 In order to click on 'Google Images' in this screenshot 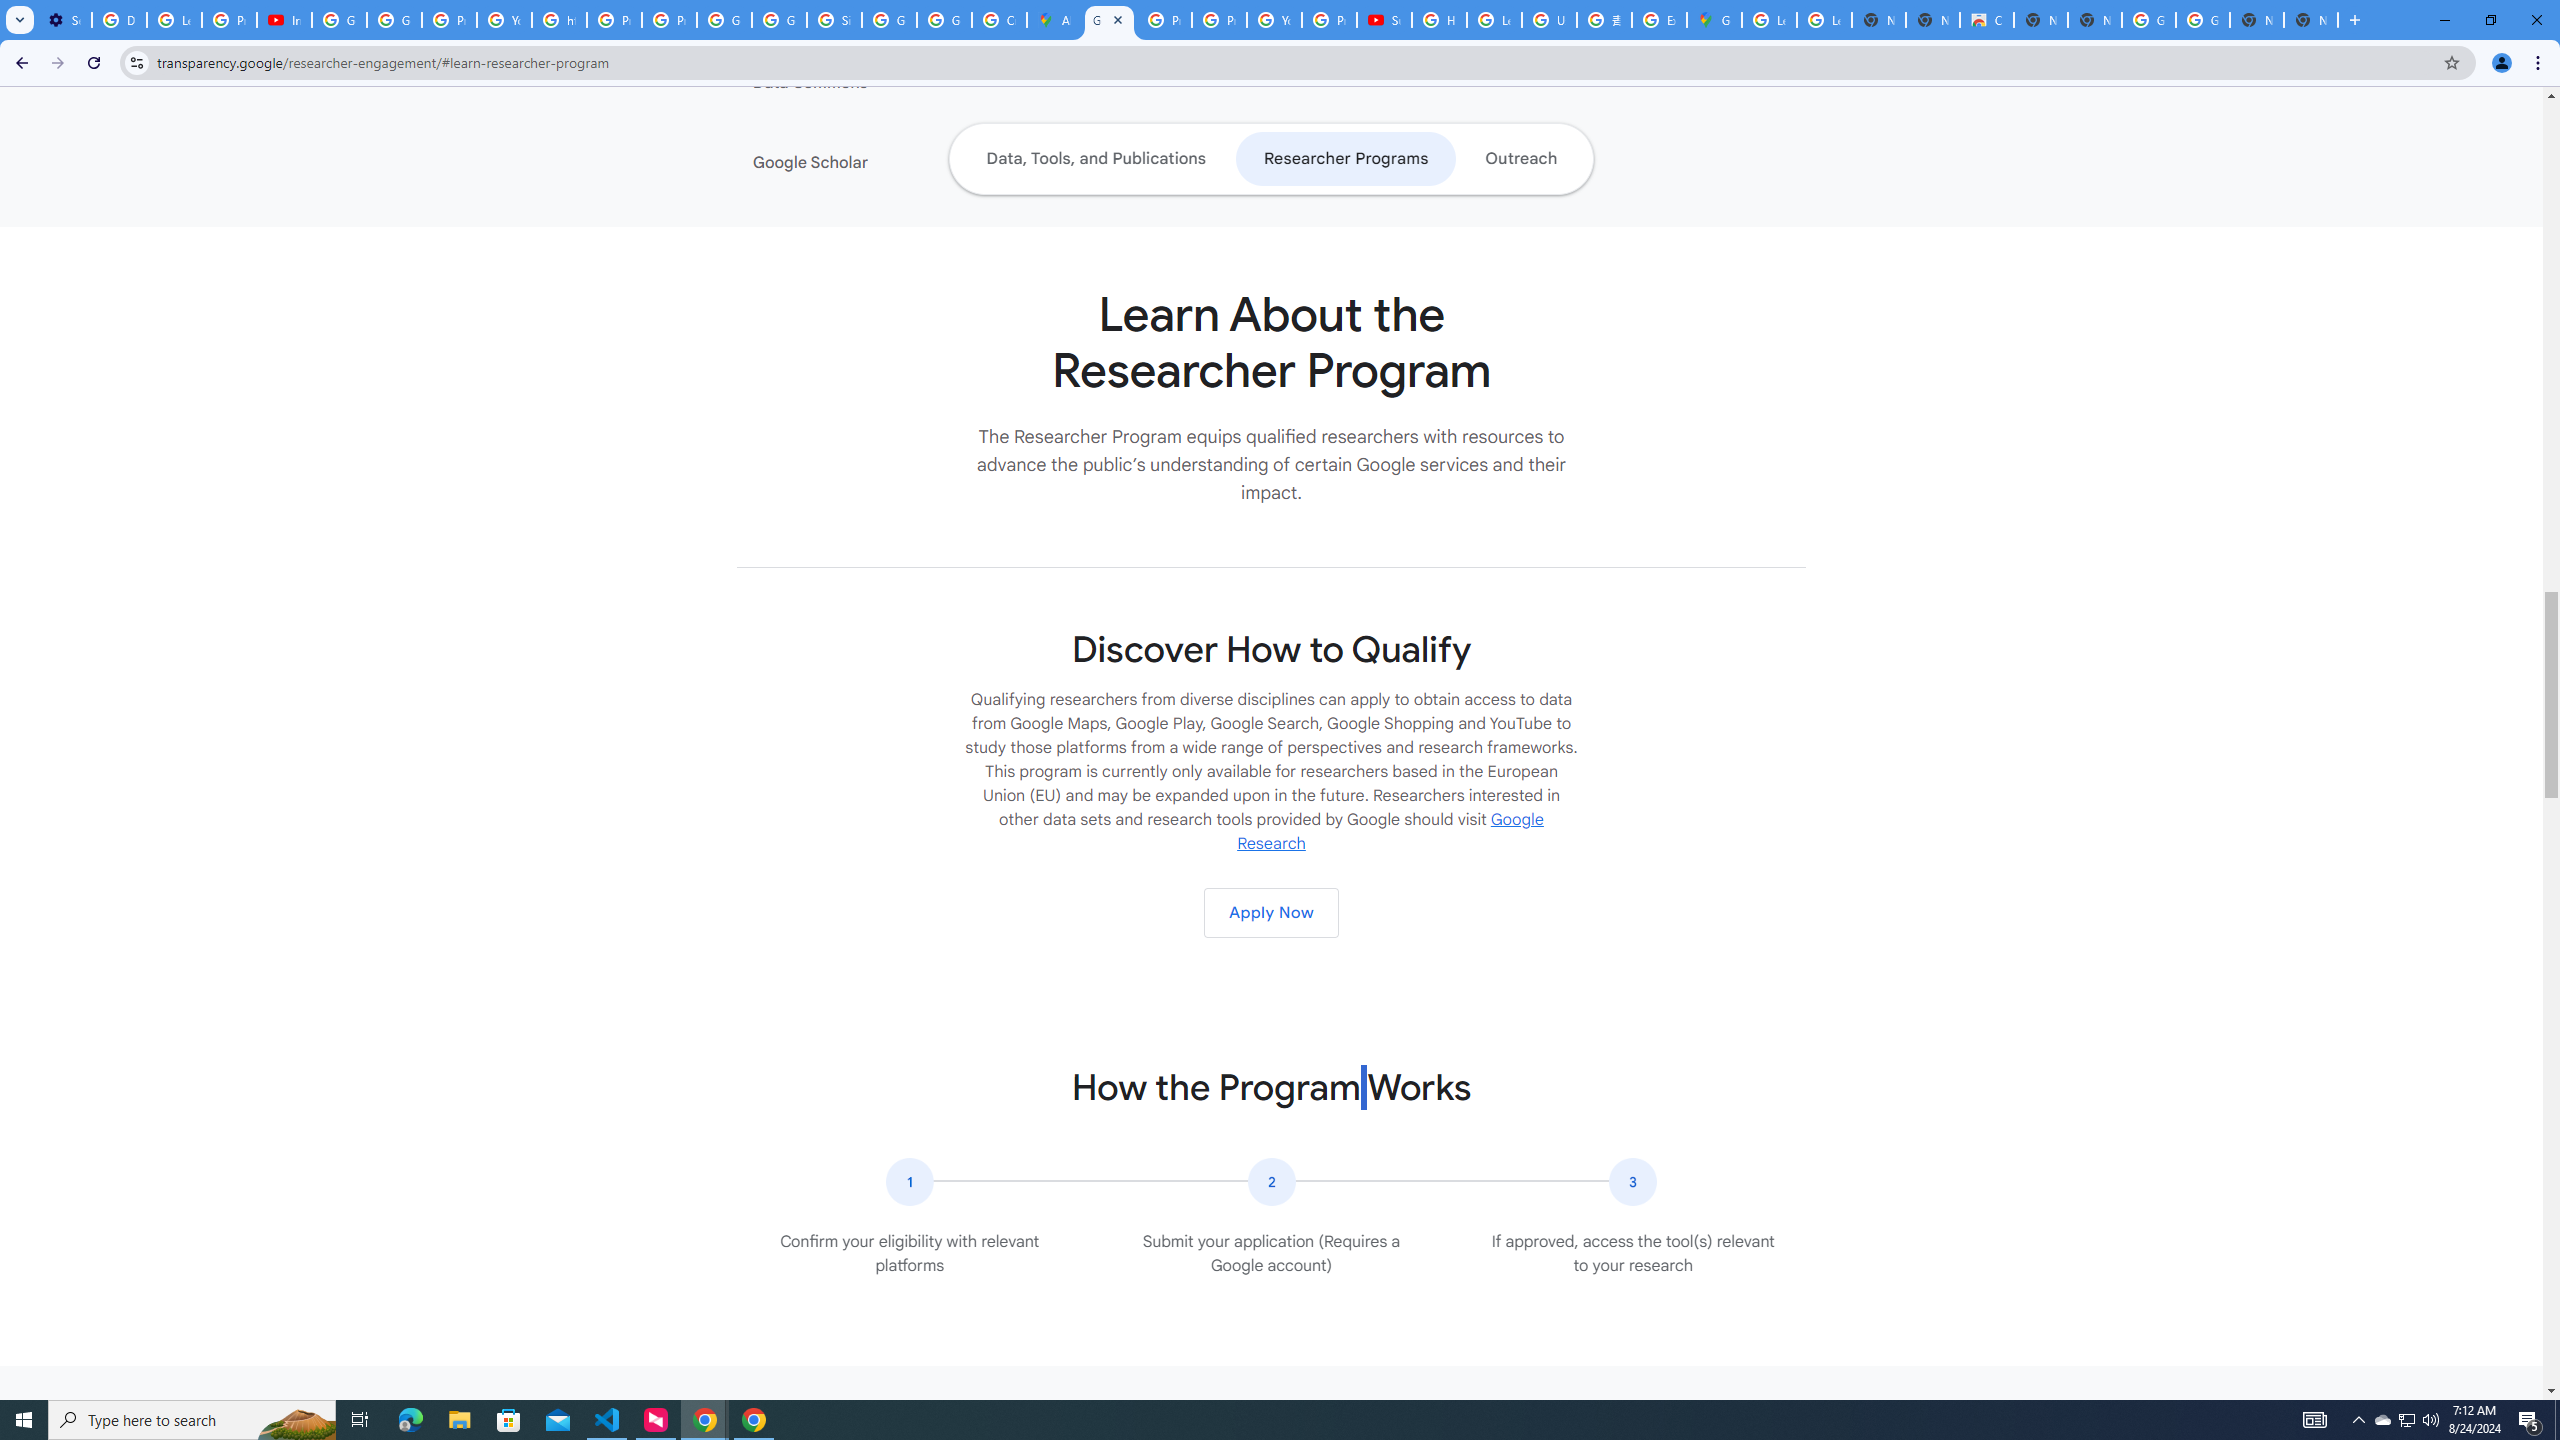, I will do `click(2201, 19)`.